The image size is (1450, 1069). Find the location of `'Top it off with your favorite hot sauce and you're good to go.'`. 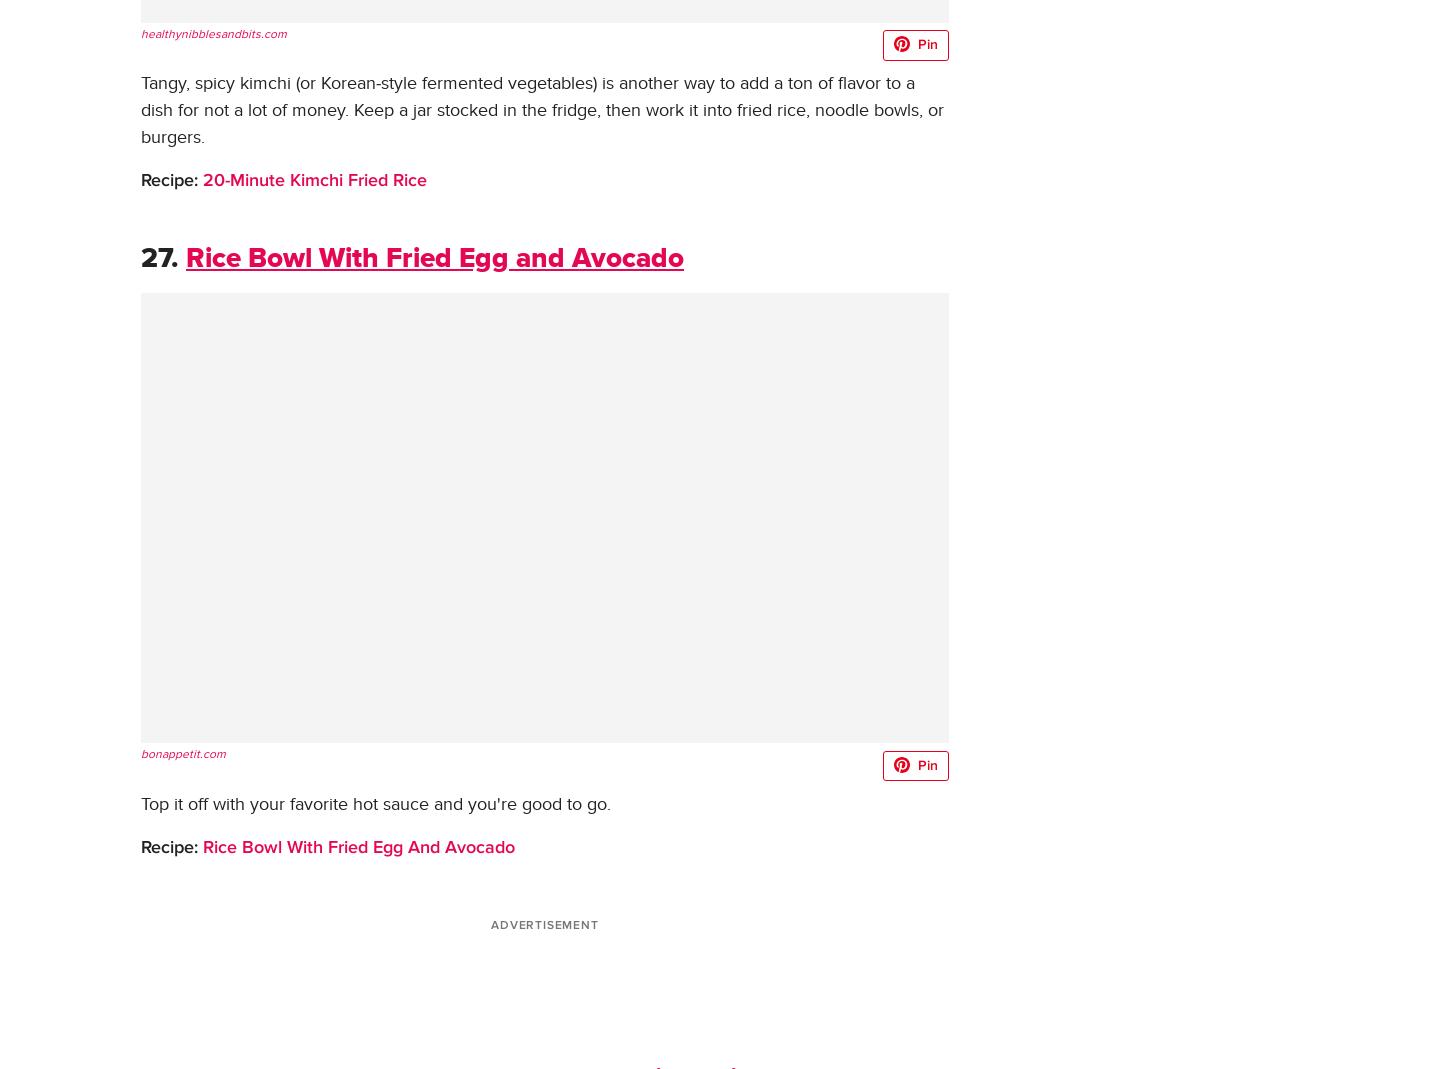

'Top it off with your favorite hot sauce and you're good to go.' is located at coordinates (377, 803).